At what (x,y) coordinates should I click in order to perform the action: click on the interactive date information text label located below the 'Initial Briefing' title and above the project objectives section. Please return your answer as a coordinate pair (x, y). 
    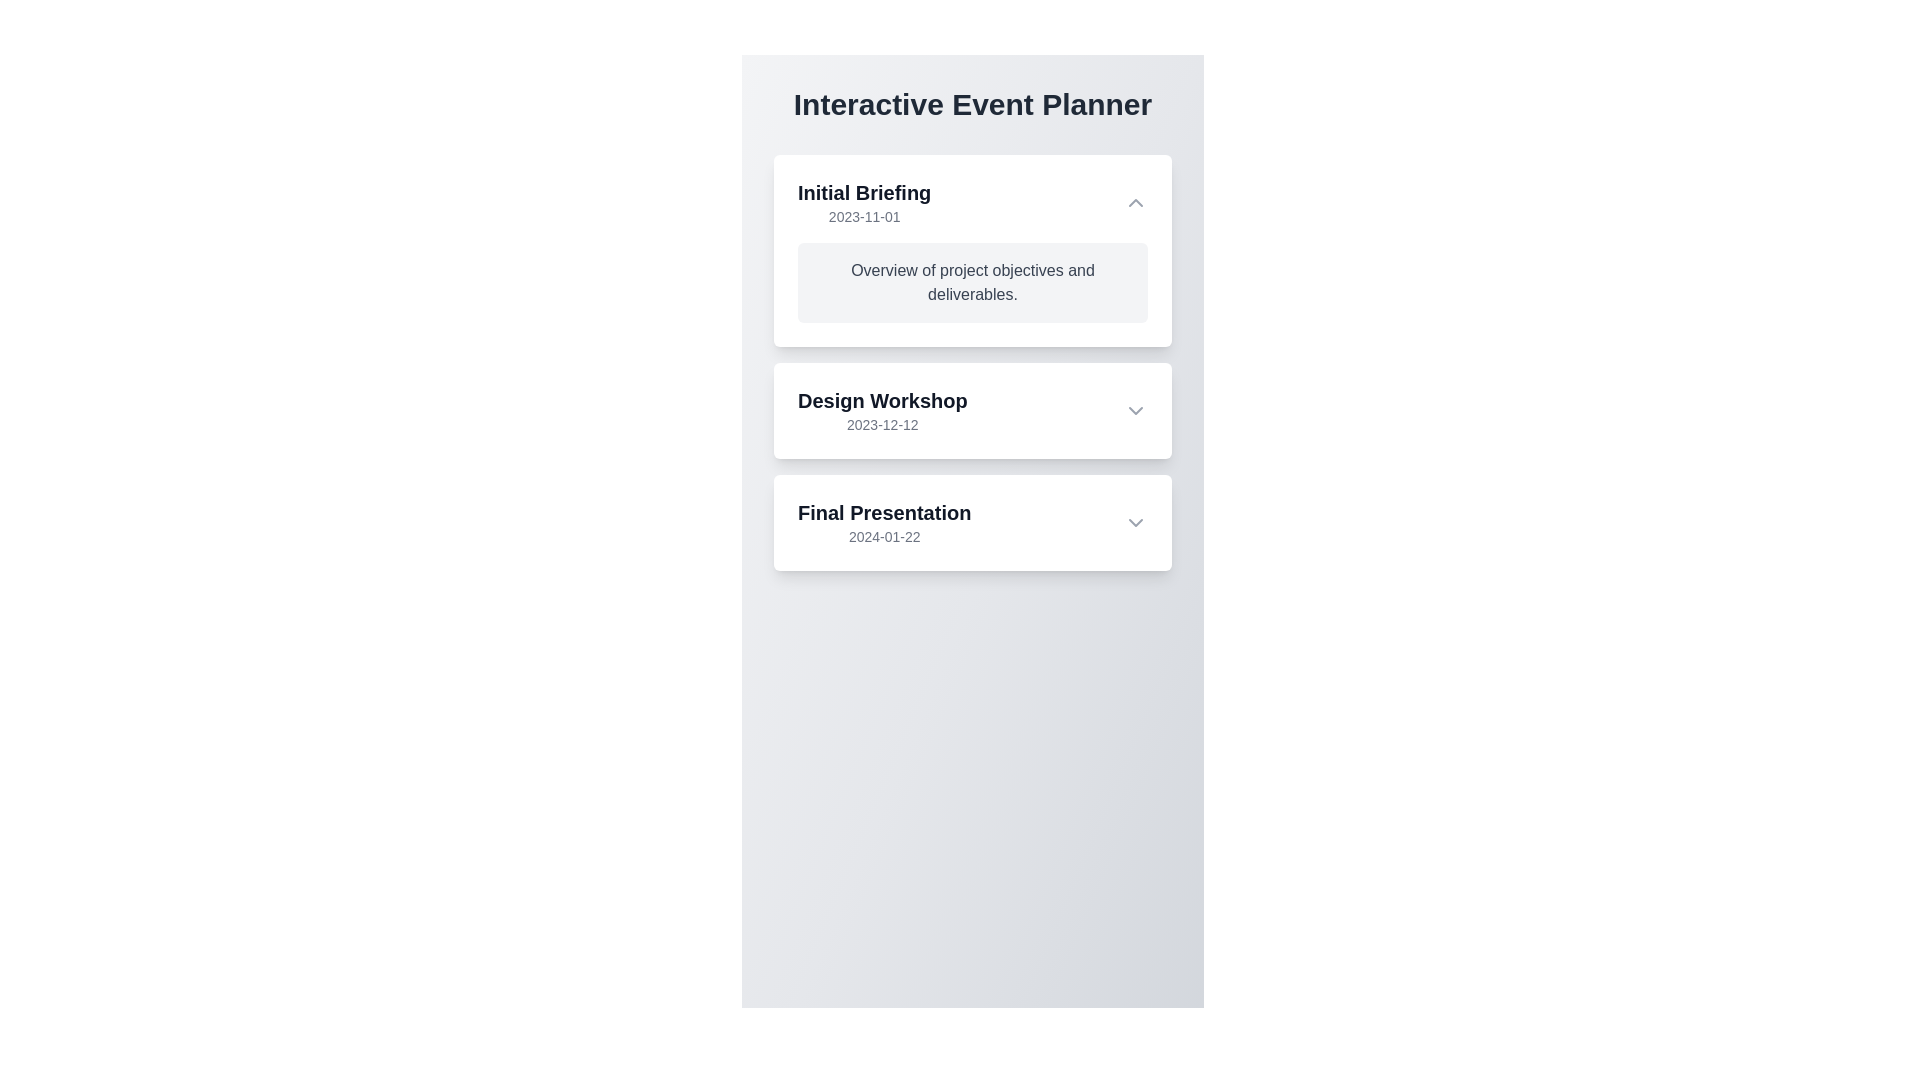
    Looking at the image, I should click on (864, 216).